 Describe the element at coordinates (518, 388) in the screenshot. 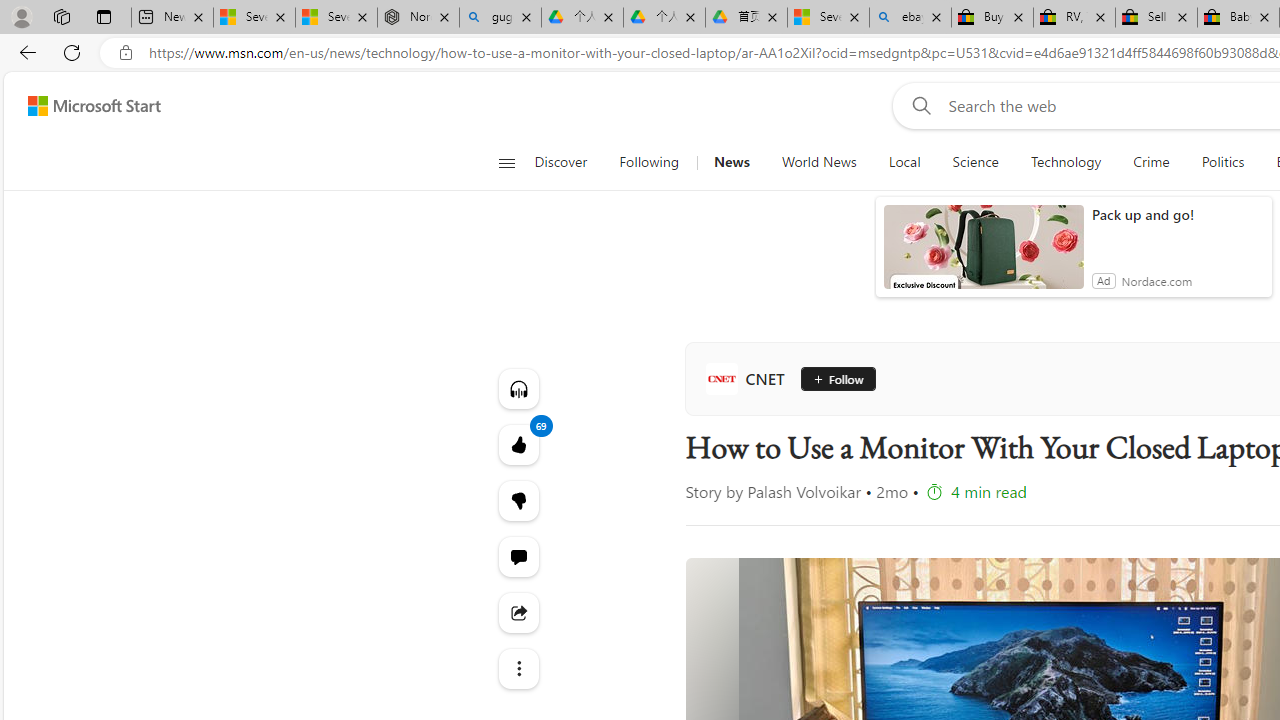

I see `'Listen to this article'` at that location.